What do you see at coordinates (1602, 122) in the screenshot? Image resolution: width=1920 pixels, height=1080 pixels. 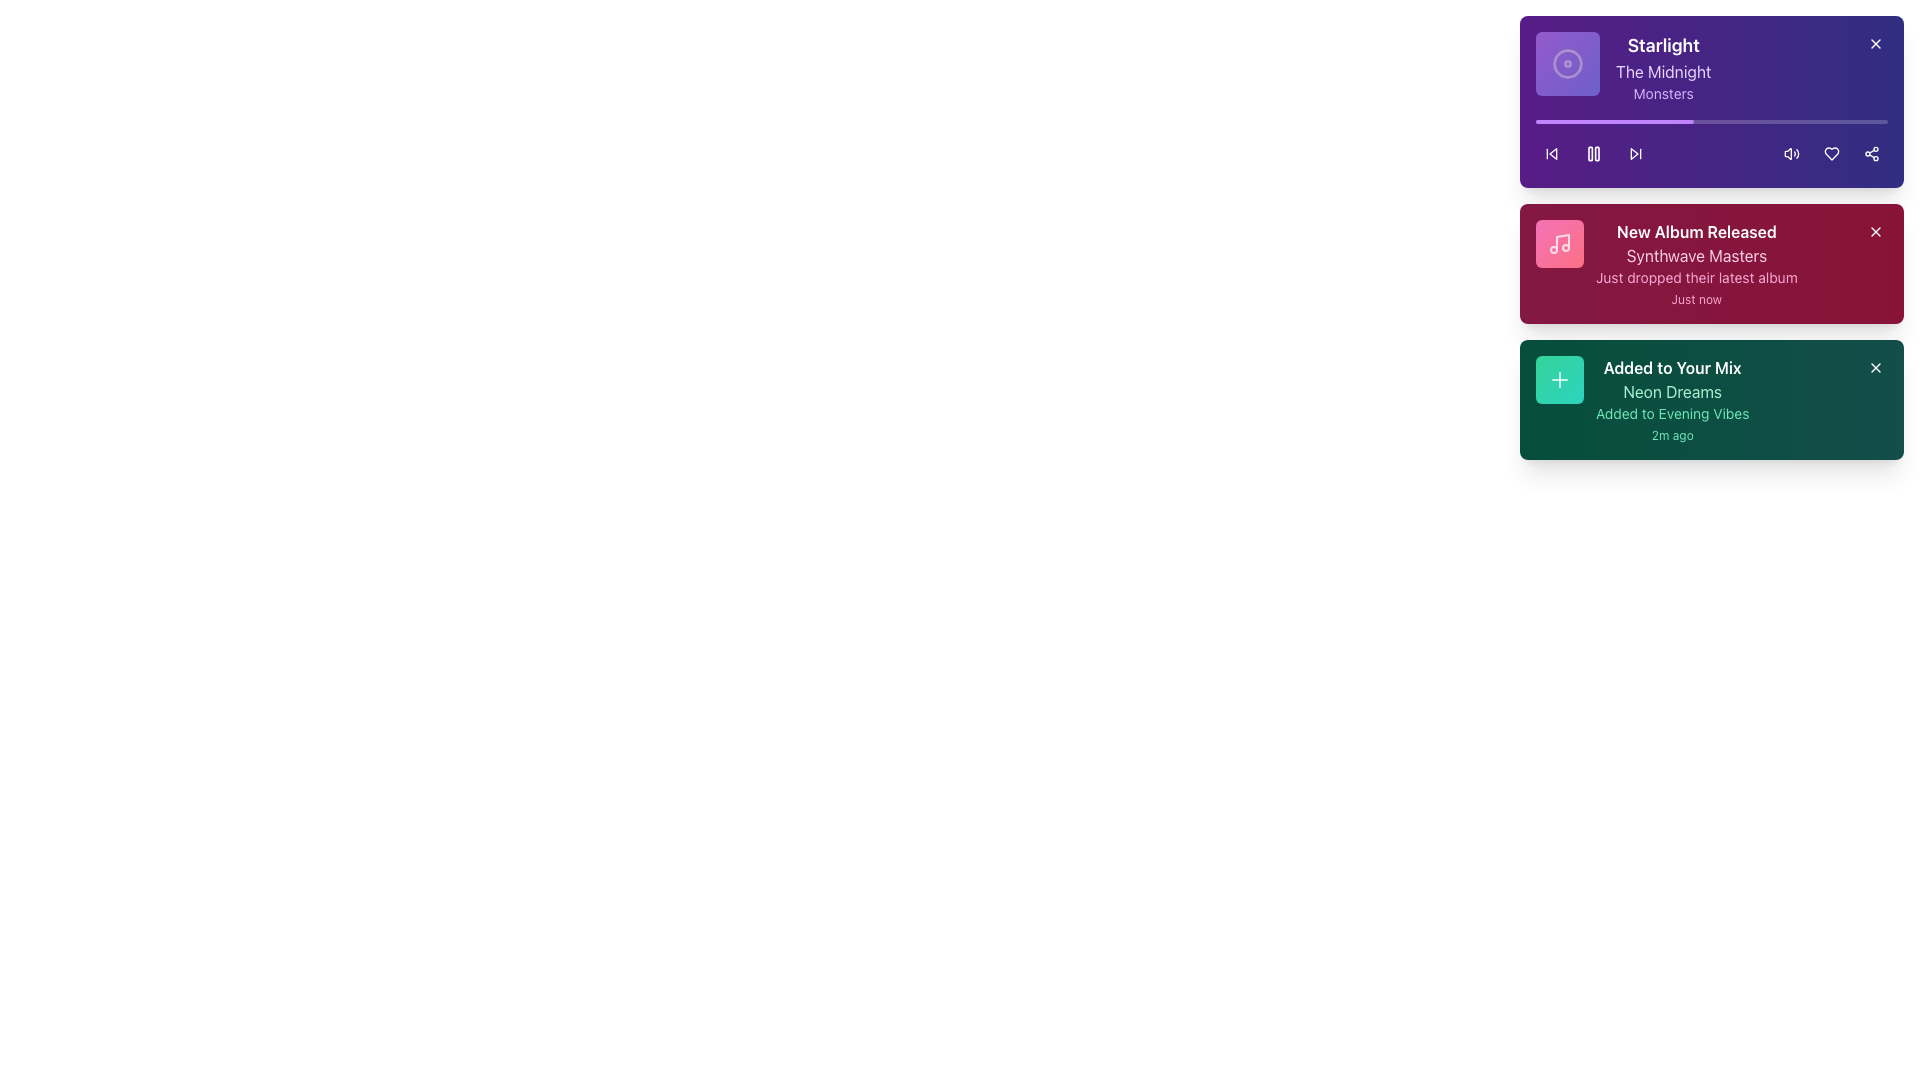 I see `the progress bar` at bounding box center [1602, 122].